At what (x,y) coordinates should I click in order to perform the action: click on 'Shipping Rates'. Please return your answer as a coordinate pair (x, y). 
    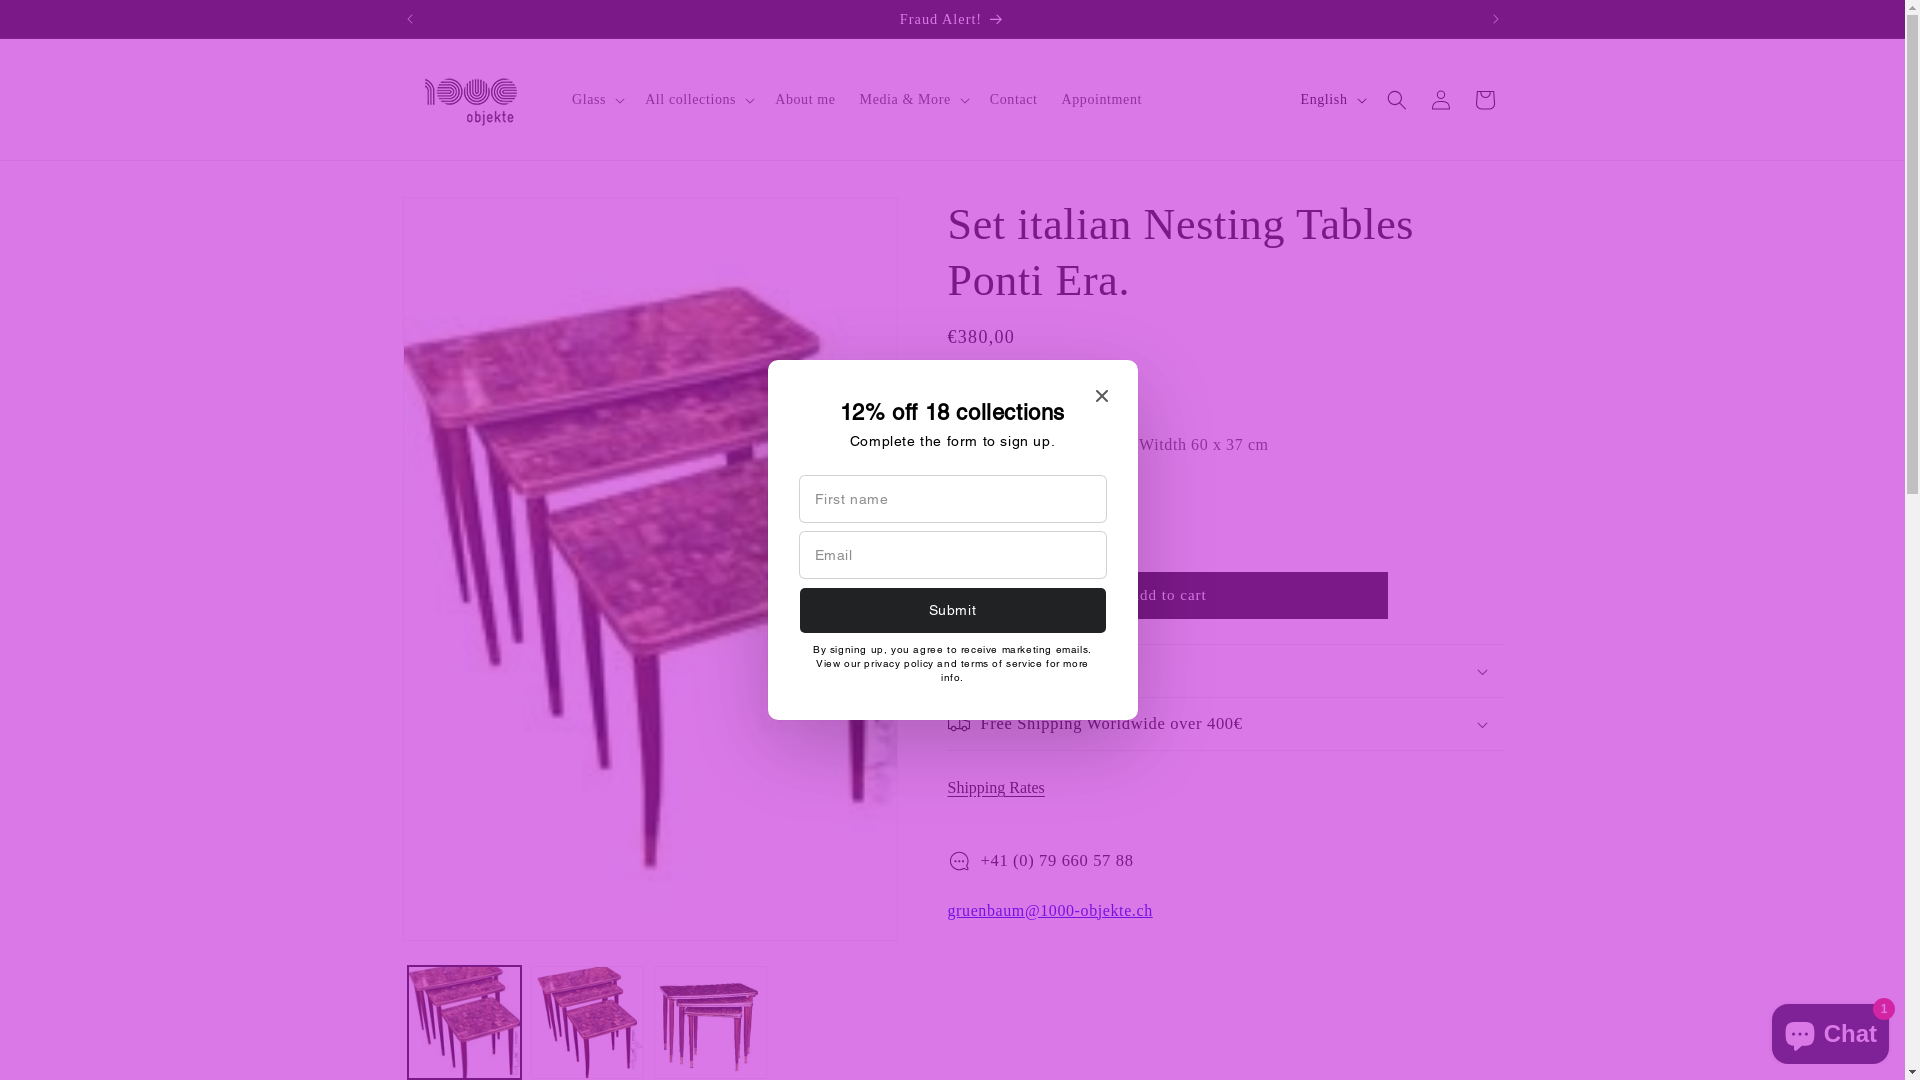
    Looking at the image, I should click on (1003, 786).